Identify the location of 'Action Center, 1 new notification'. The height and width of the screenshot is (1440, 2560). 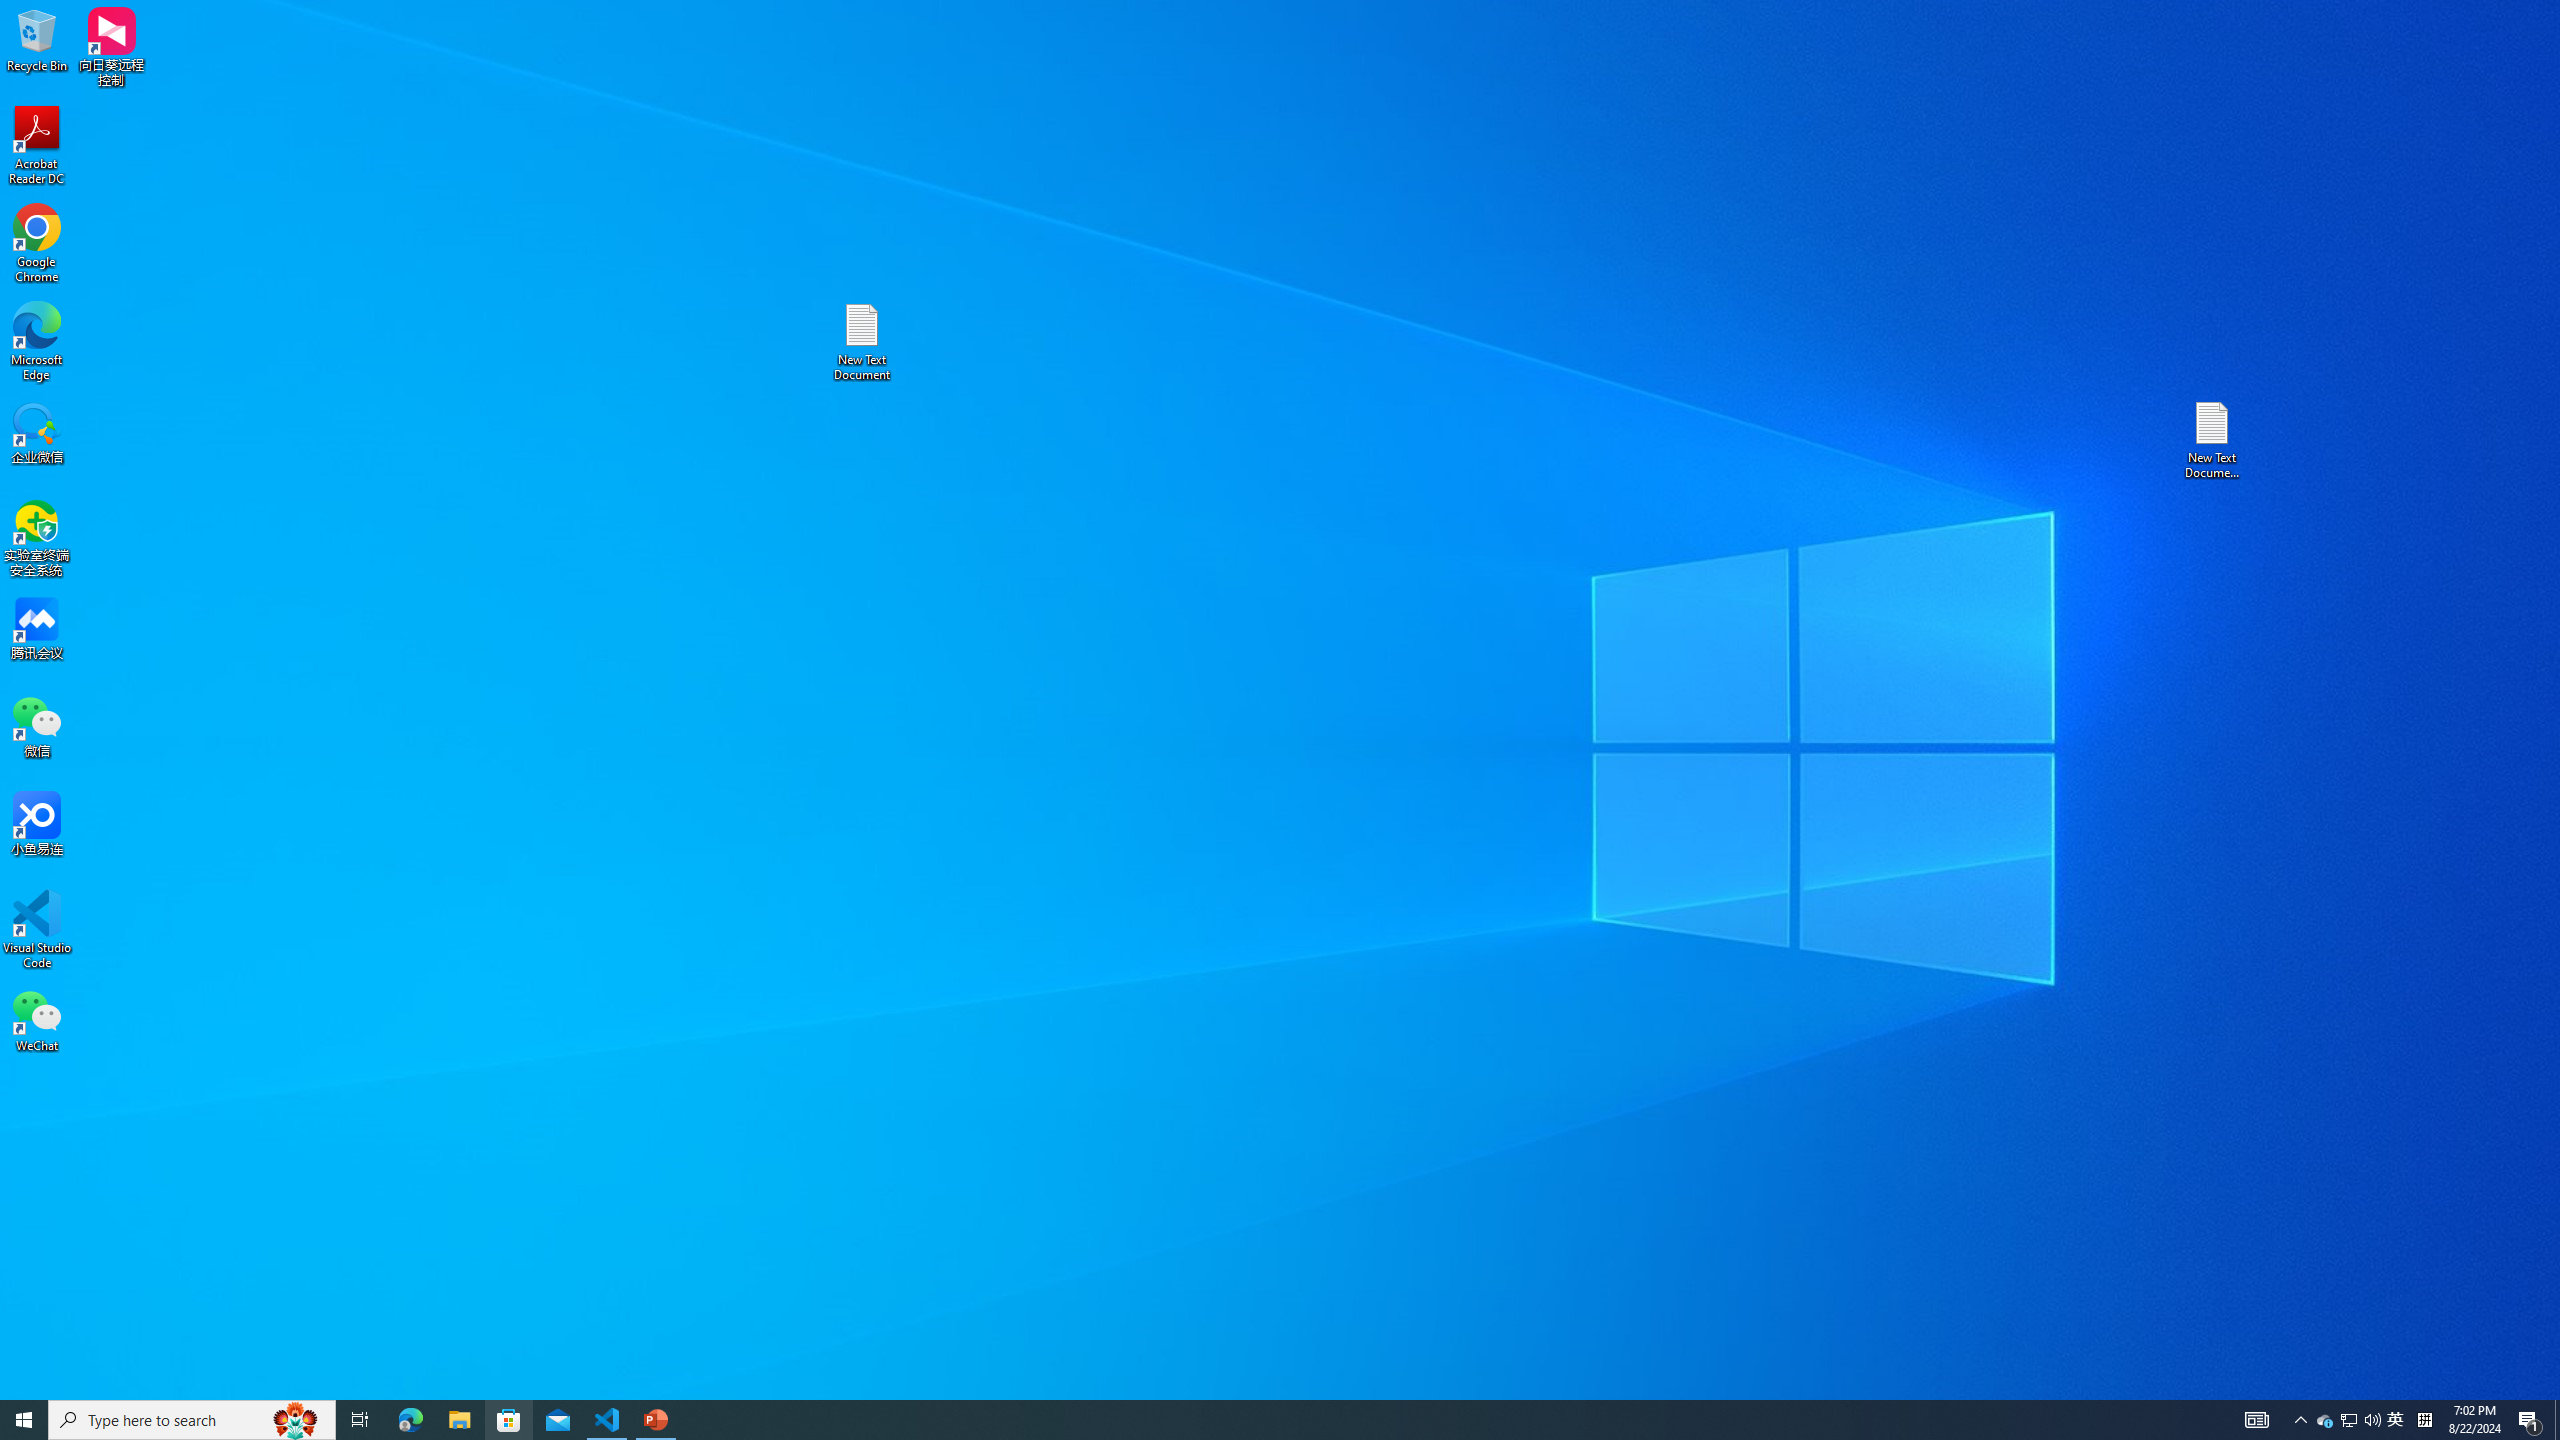
(2530, 1418).